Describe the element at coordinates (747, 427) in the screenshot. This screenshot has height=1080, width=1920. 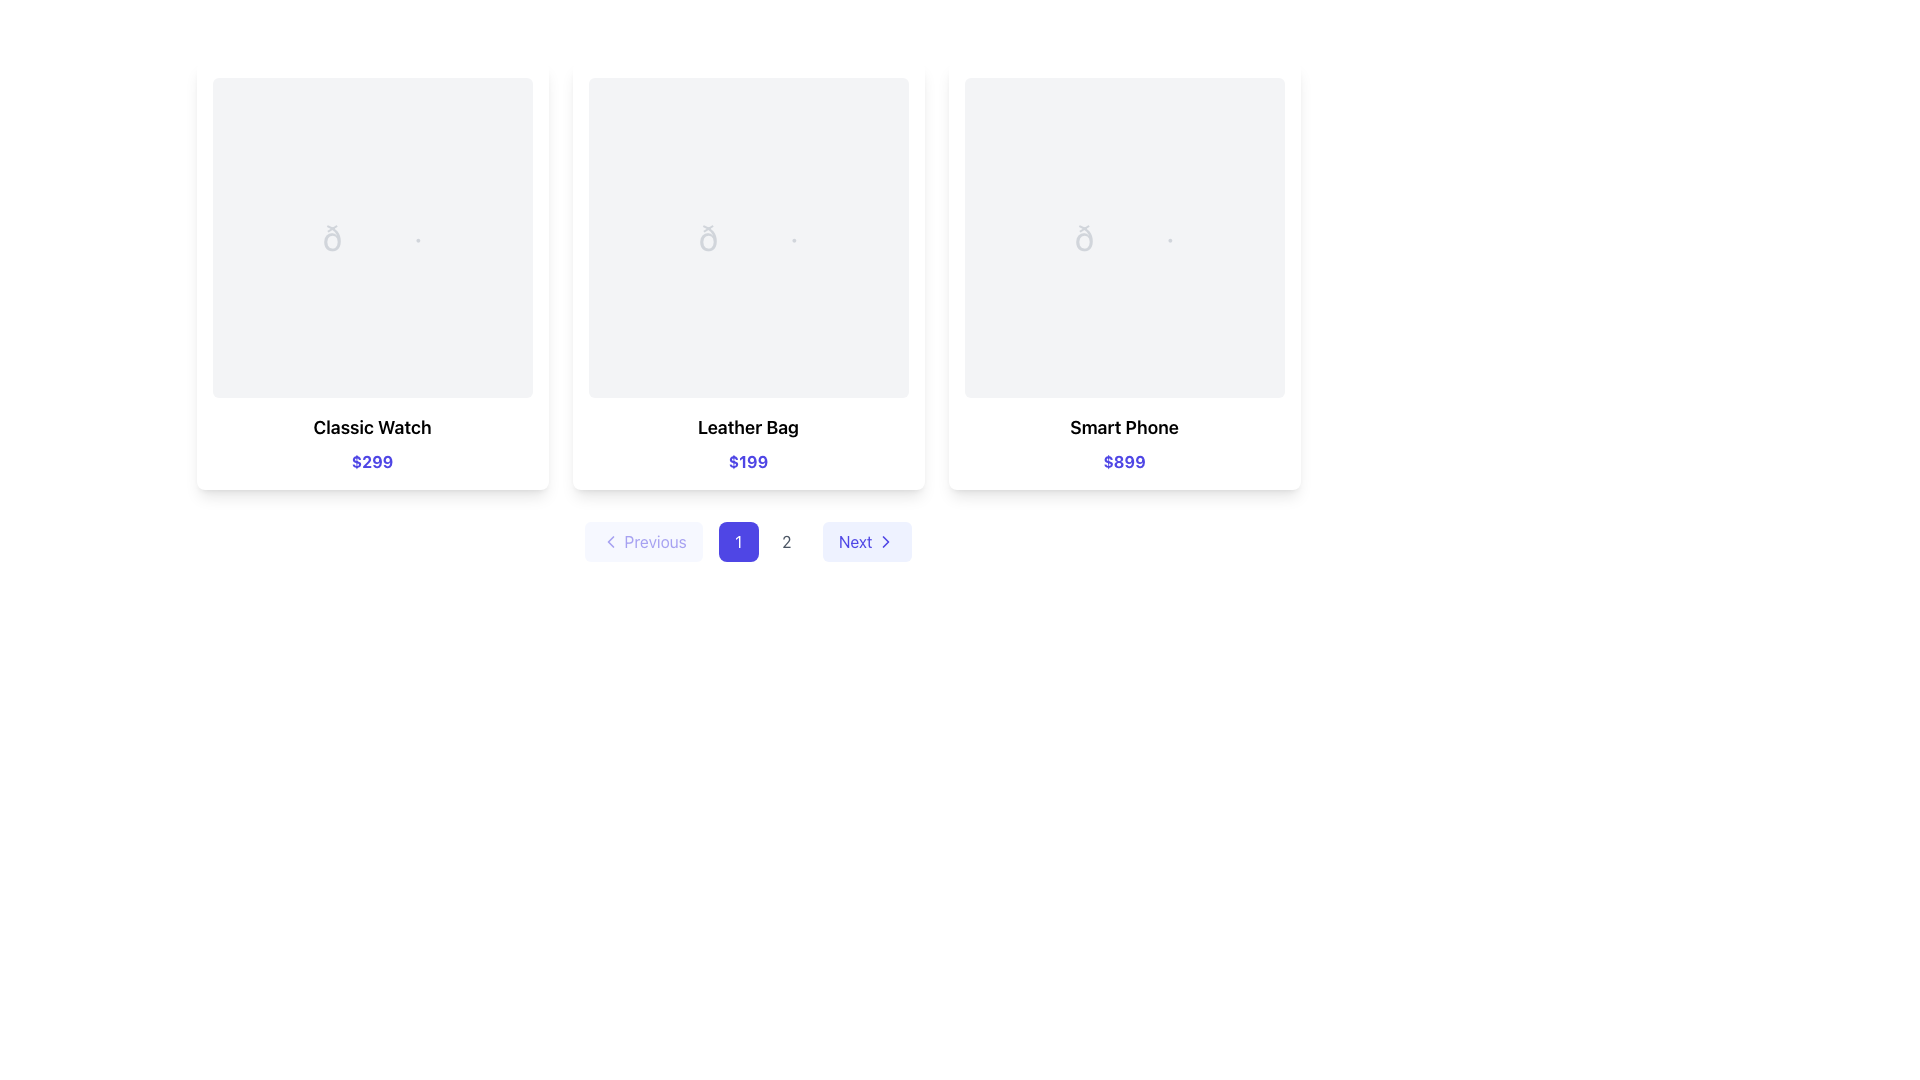
I see `the text label displaying 'Leather Bag', which is emphasized in bold and larger font, located in the center column of a three-column layout, positioned below the image placeholder and above the price text '$199'` at that location.